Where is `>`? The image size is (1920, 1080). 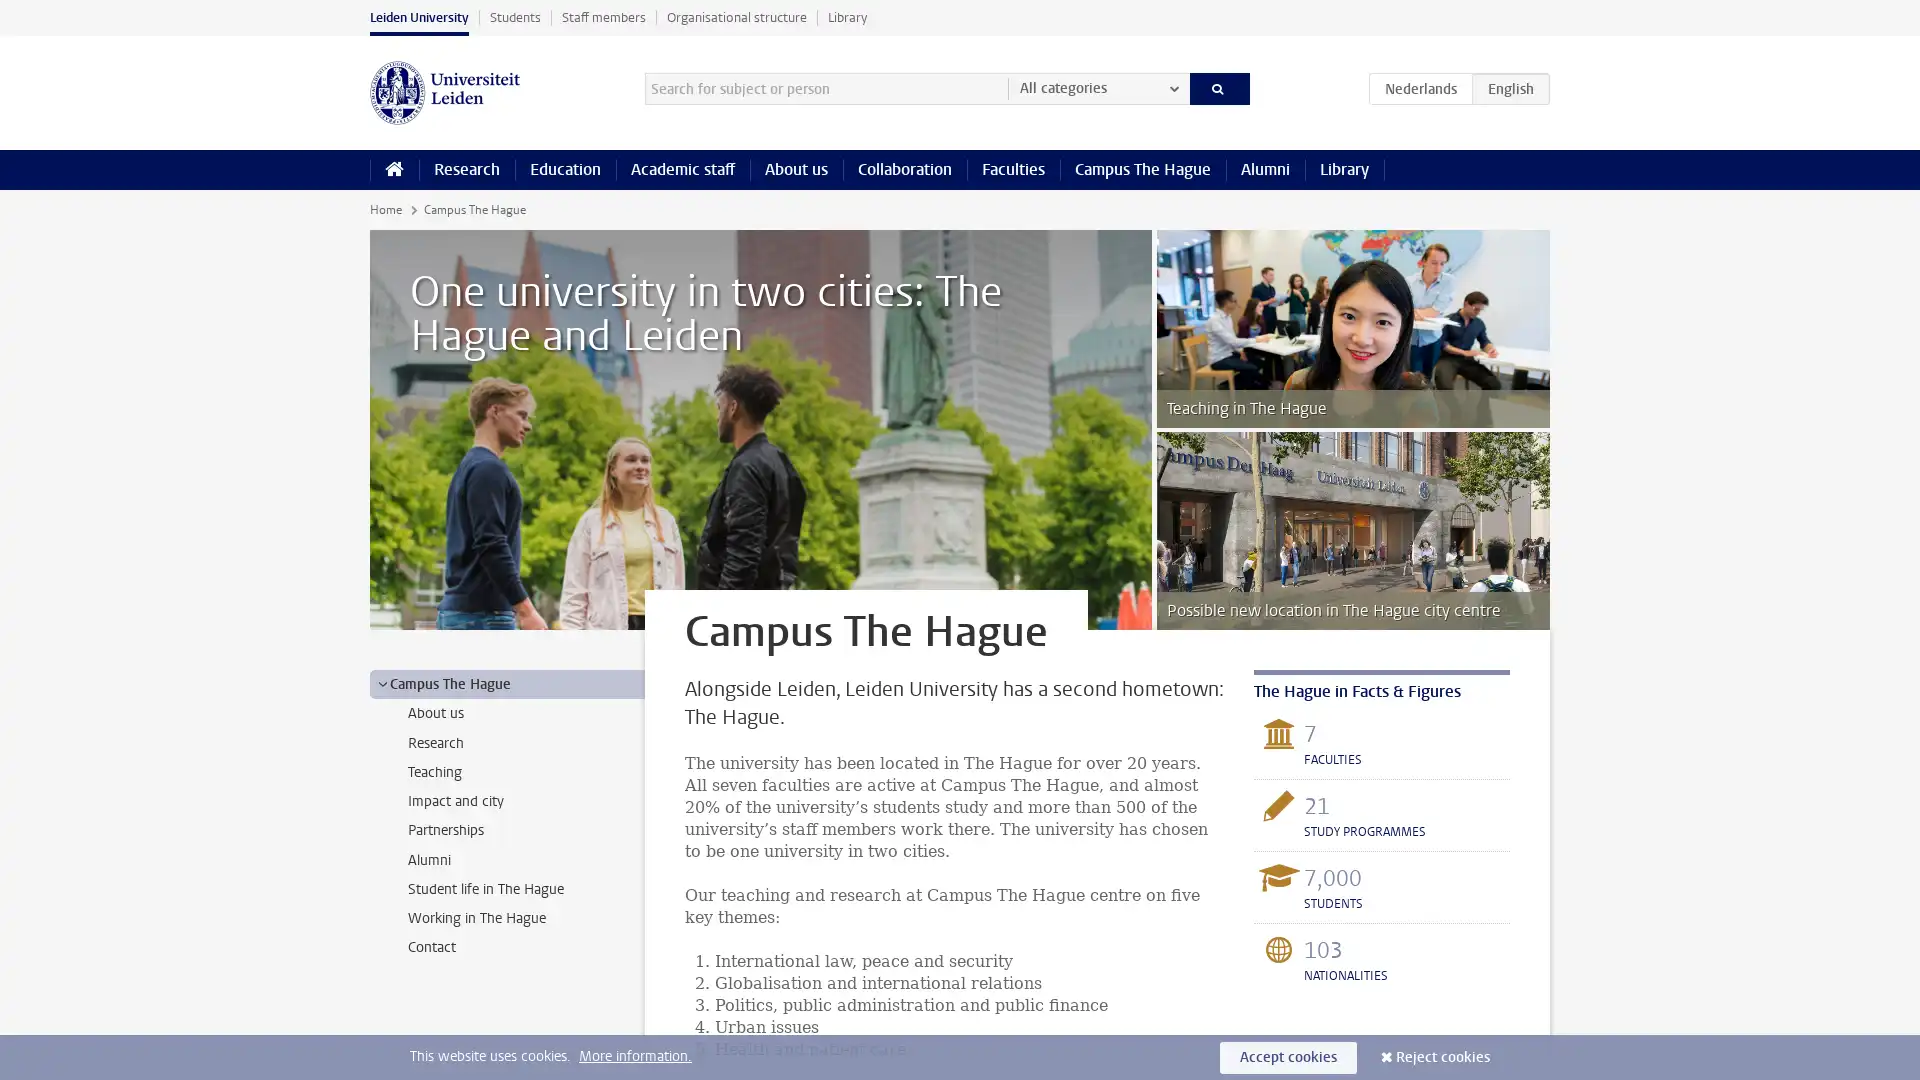
> is located at coordinates (382, 682).